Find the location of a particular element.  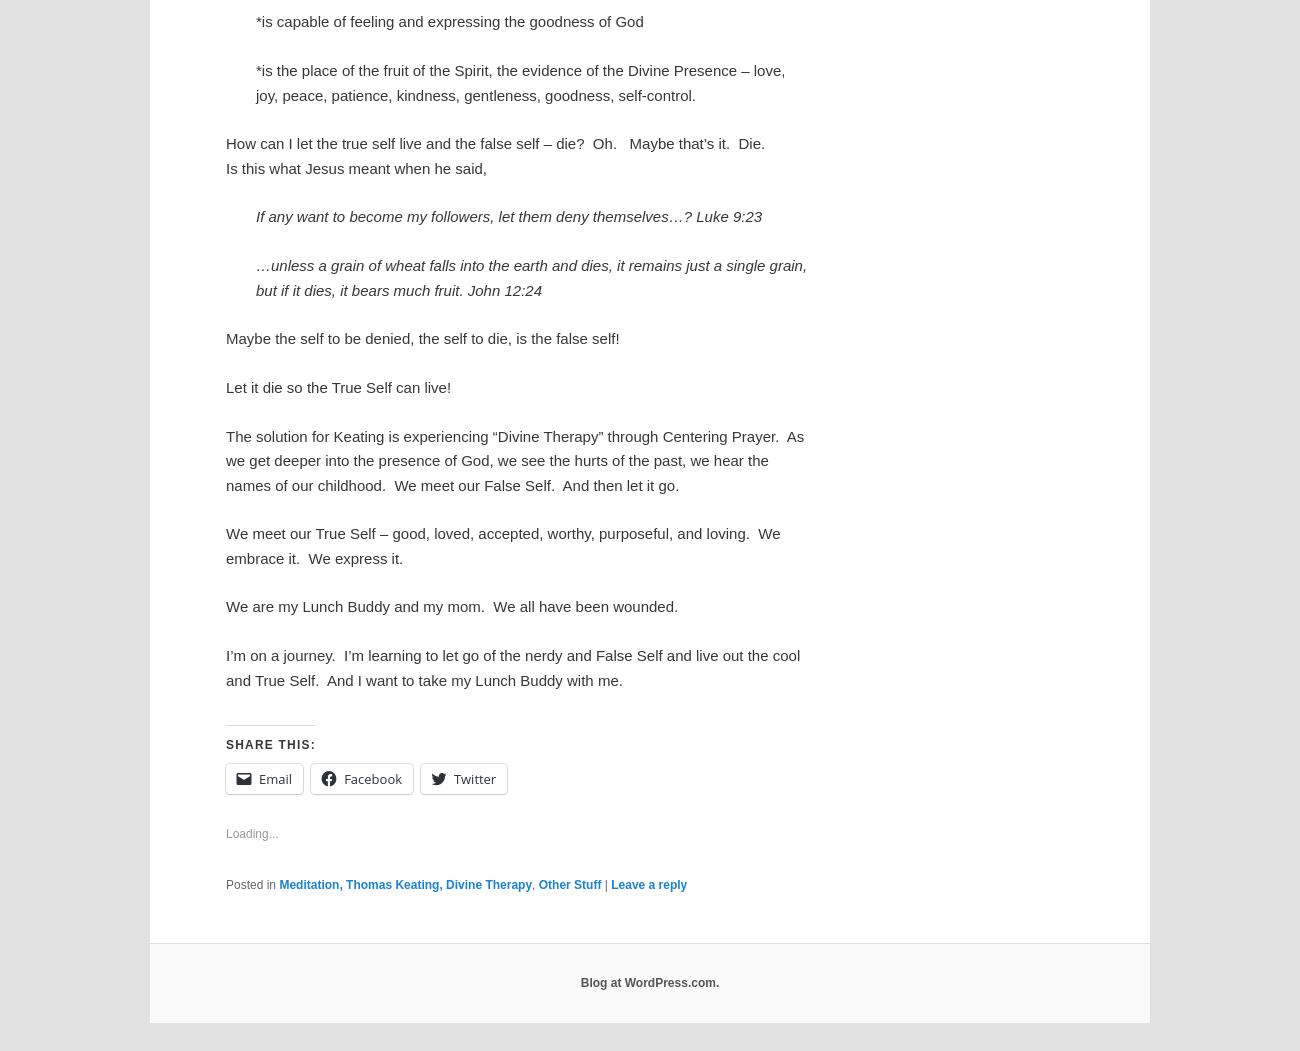

'We meet our True Self – good, loved, accepted, worthy, purposeful, and loving.  We embrace it.  We express it.' is located at coordinates (502, 544).